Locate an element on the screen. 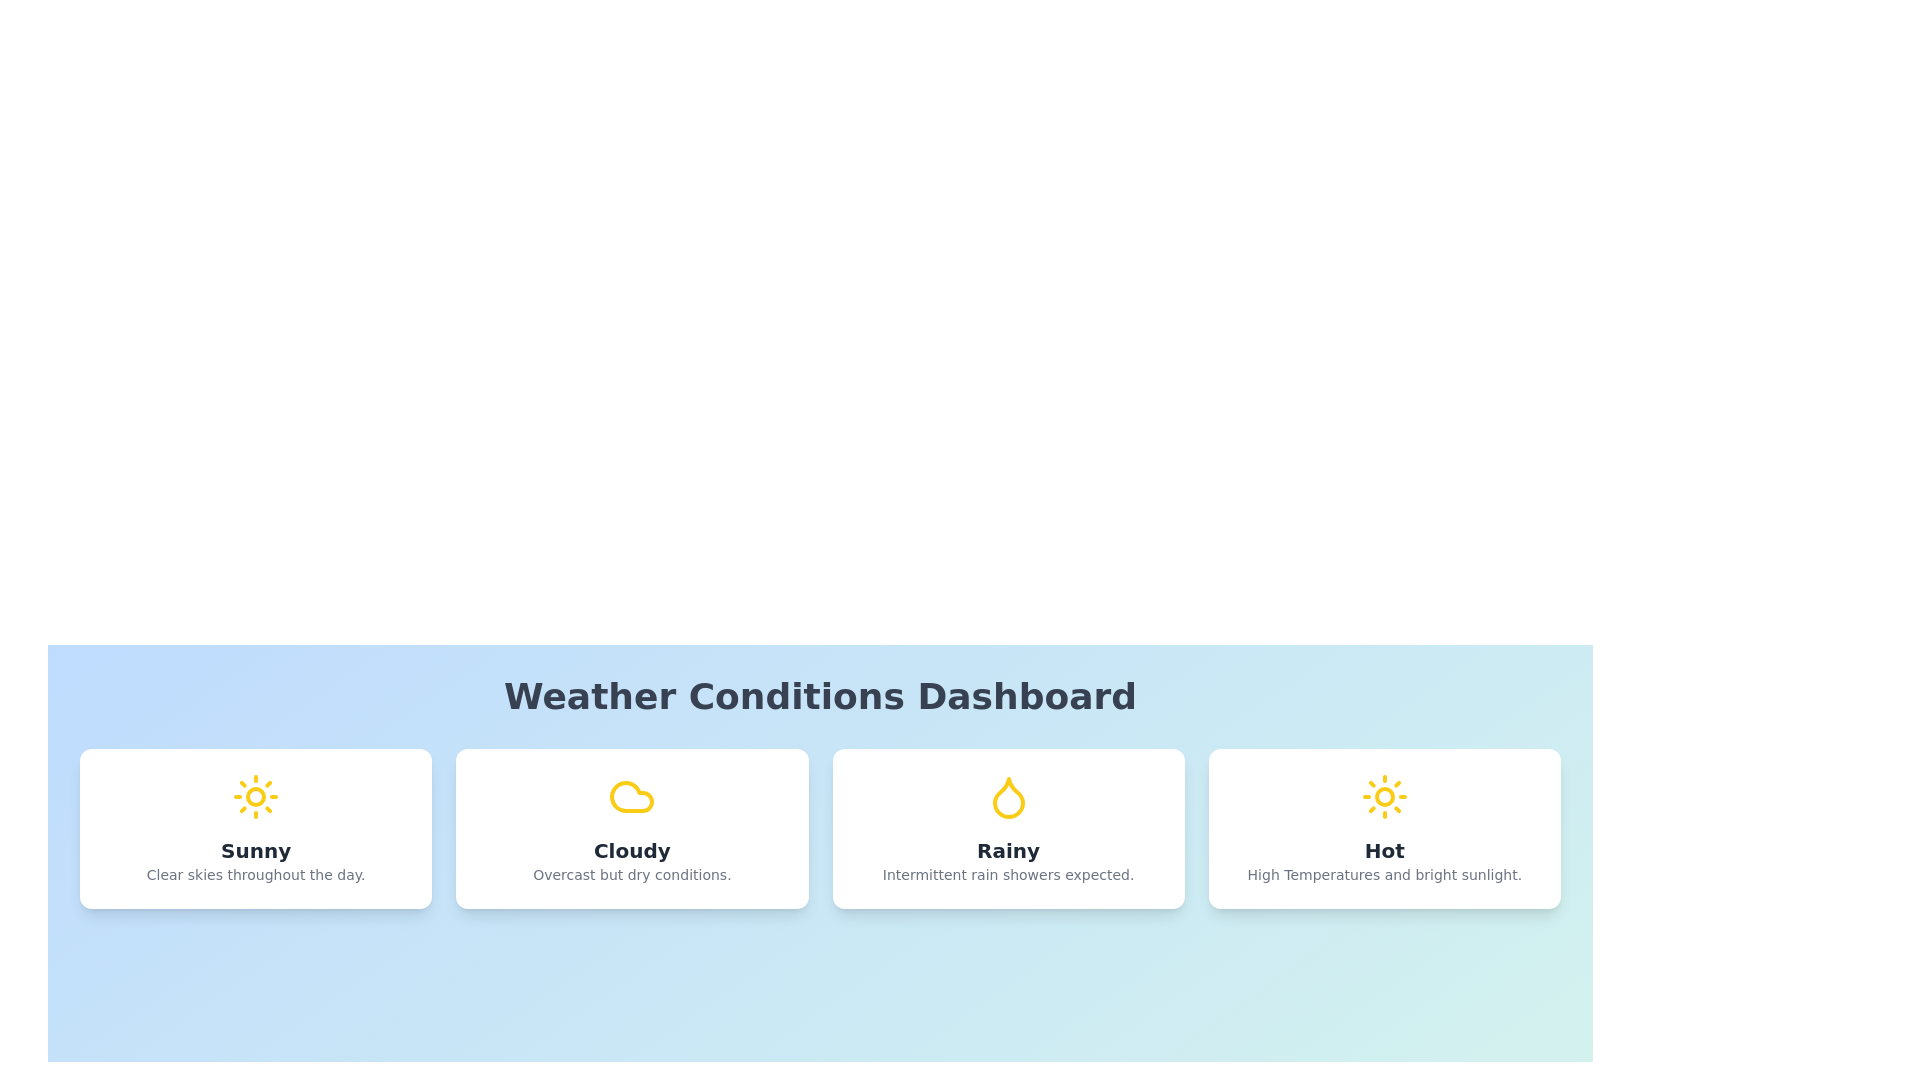 The width and height of the screenshot is (1920, 1080). text displayed in the bold font style on the second card from the left labeled 'Cloudy' is located at coordinates (631, 851).